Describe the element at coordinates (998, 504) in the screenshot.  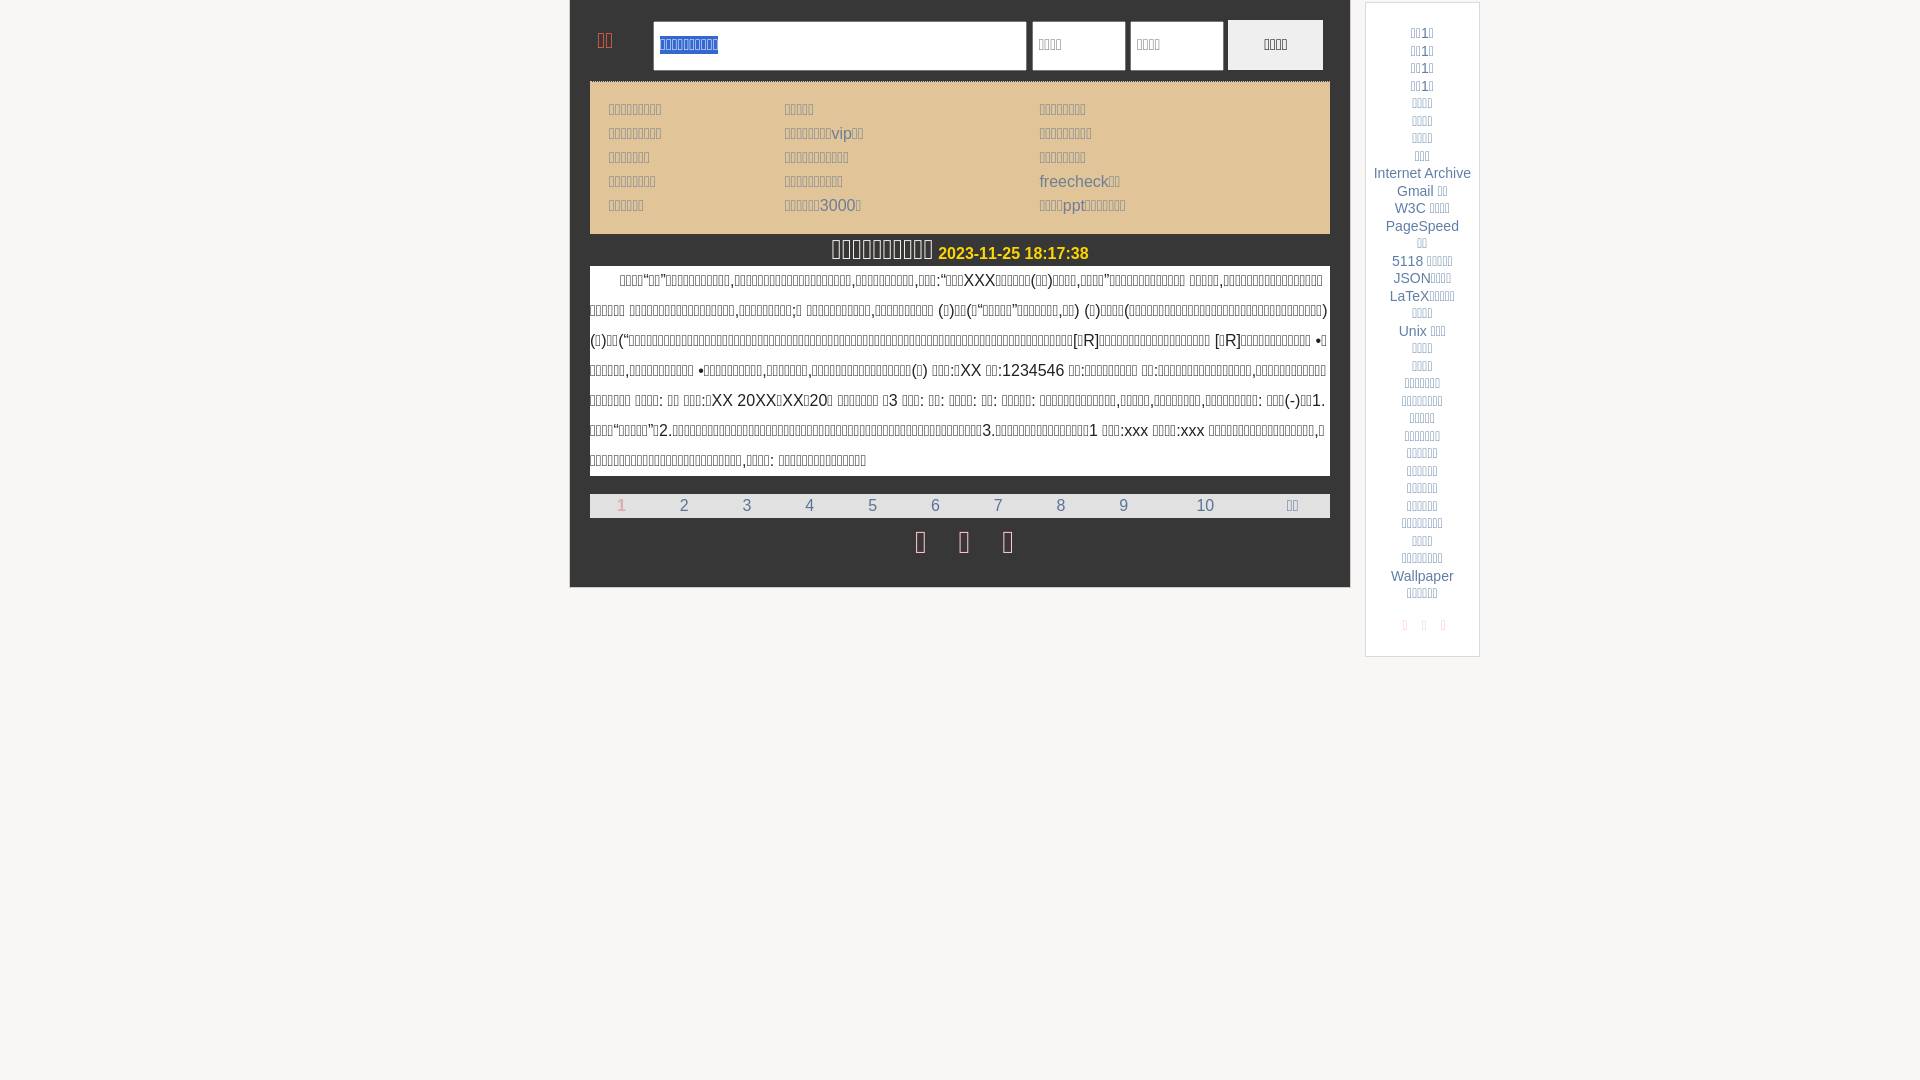
I see `'7'` at that location.